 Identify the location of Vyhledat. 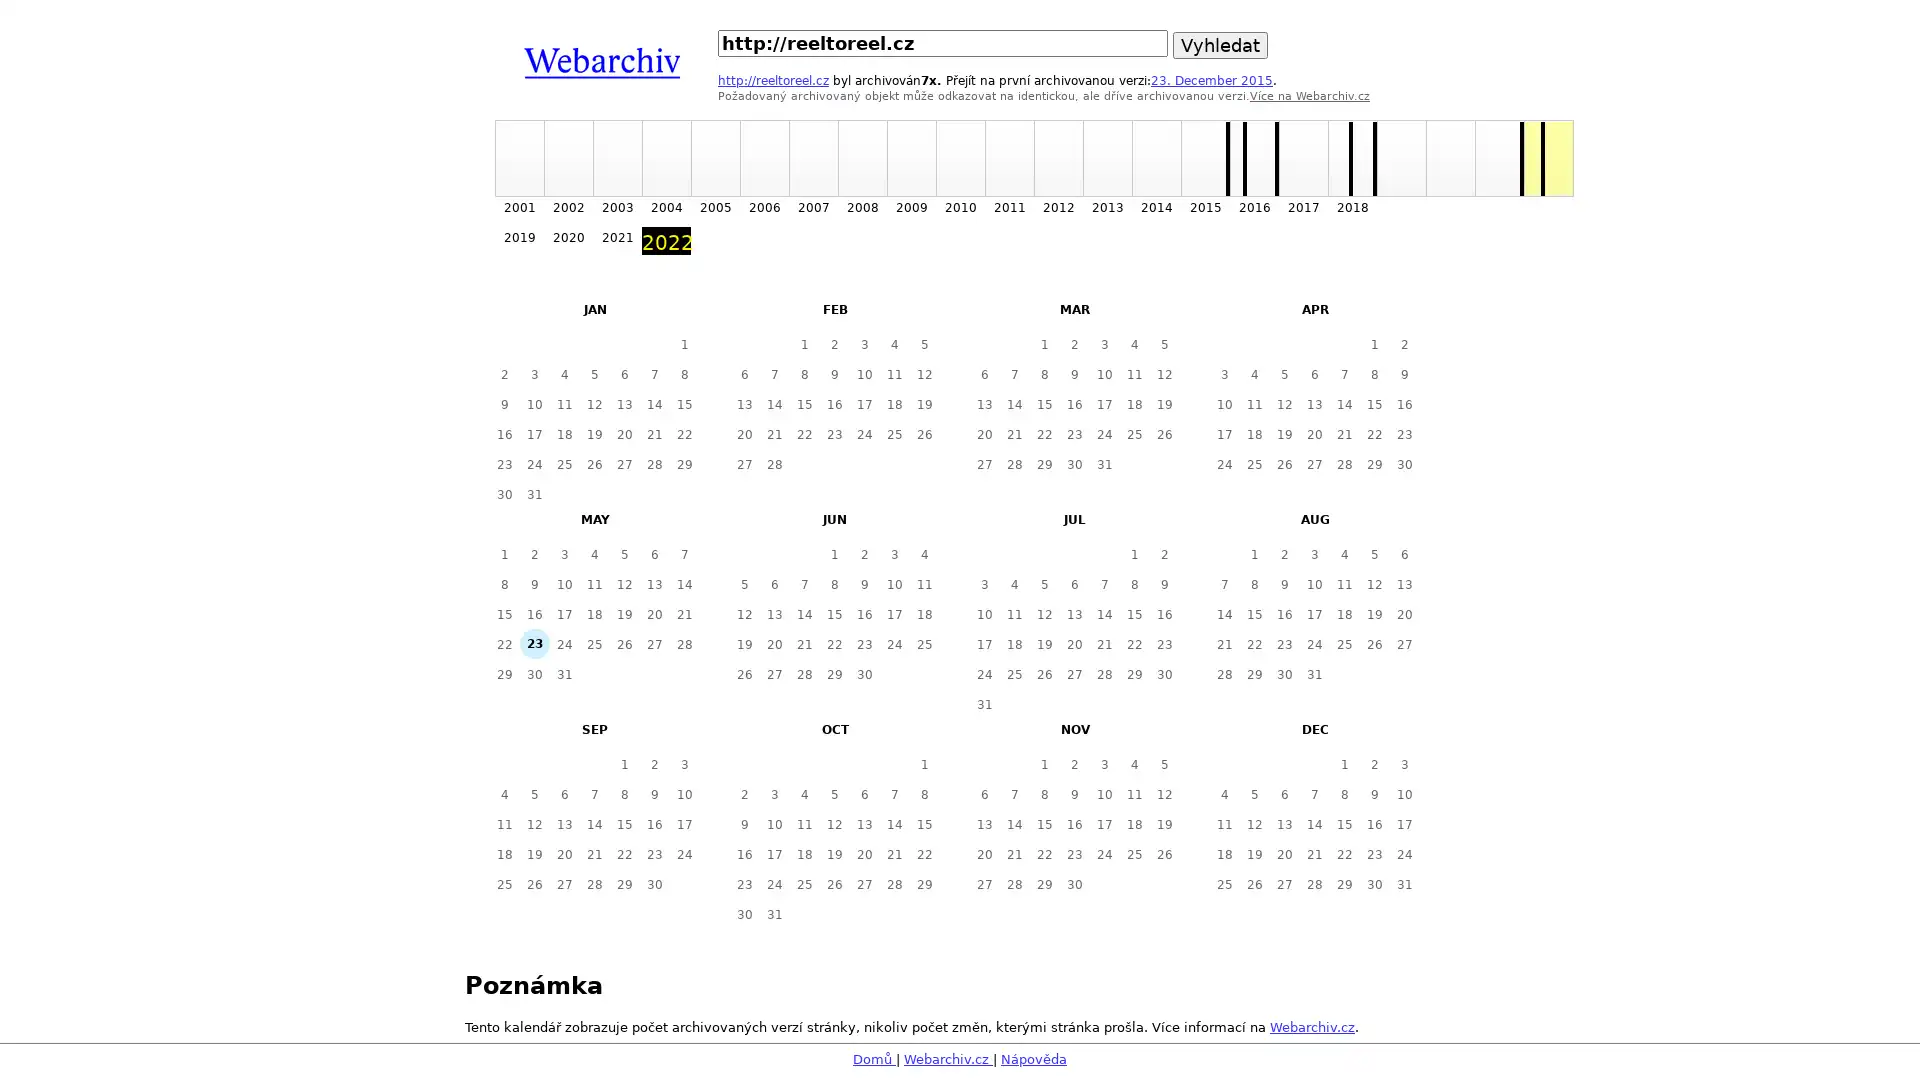
(1219, 45).